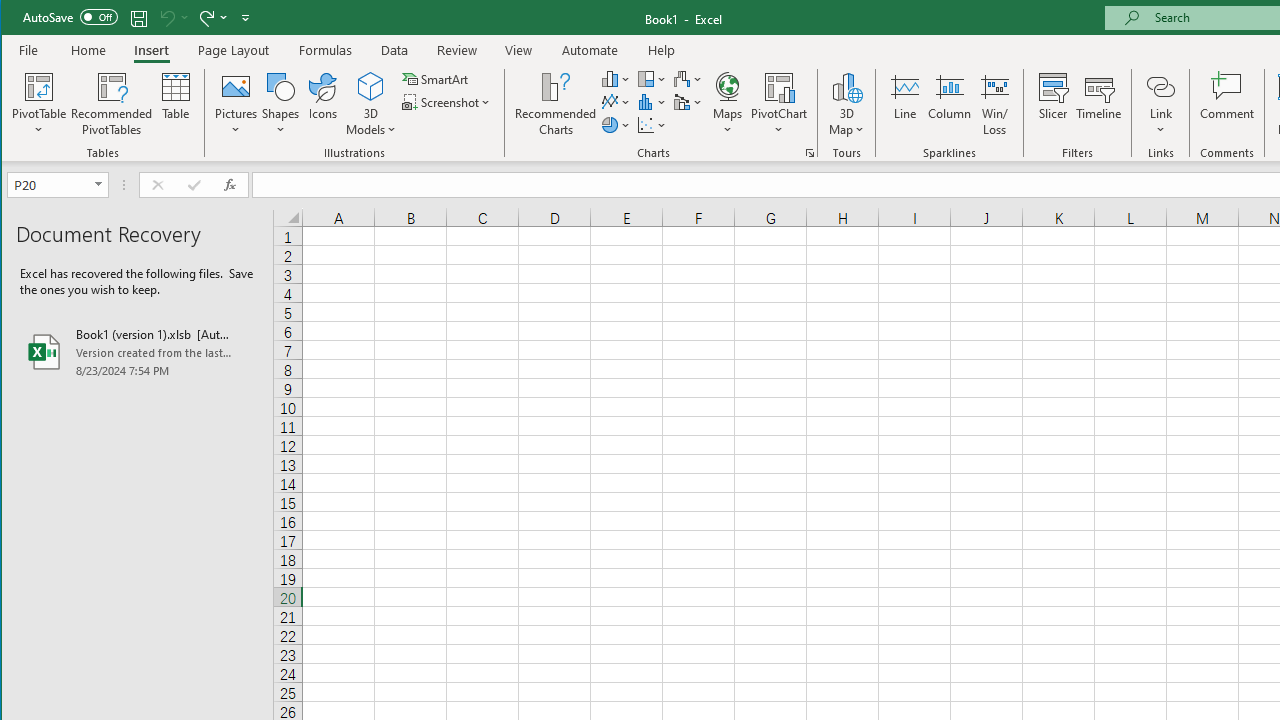 This screenshot has height=720, width=1280. Describe the element at coordinates (87, 49) in the screenshot. I see `'Home'` at that location.